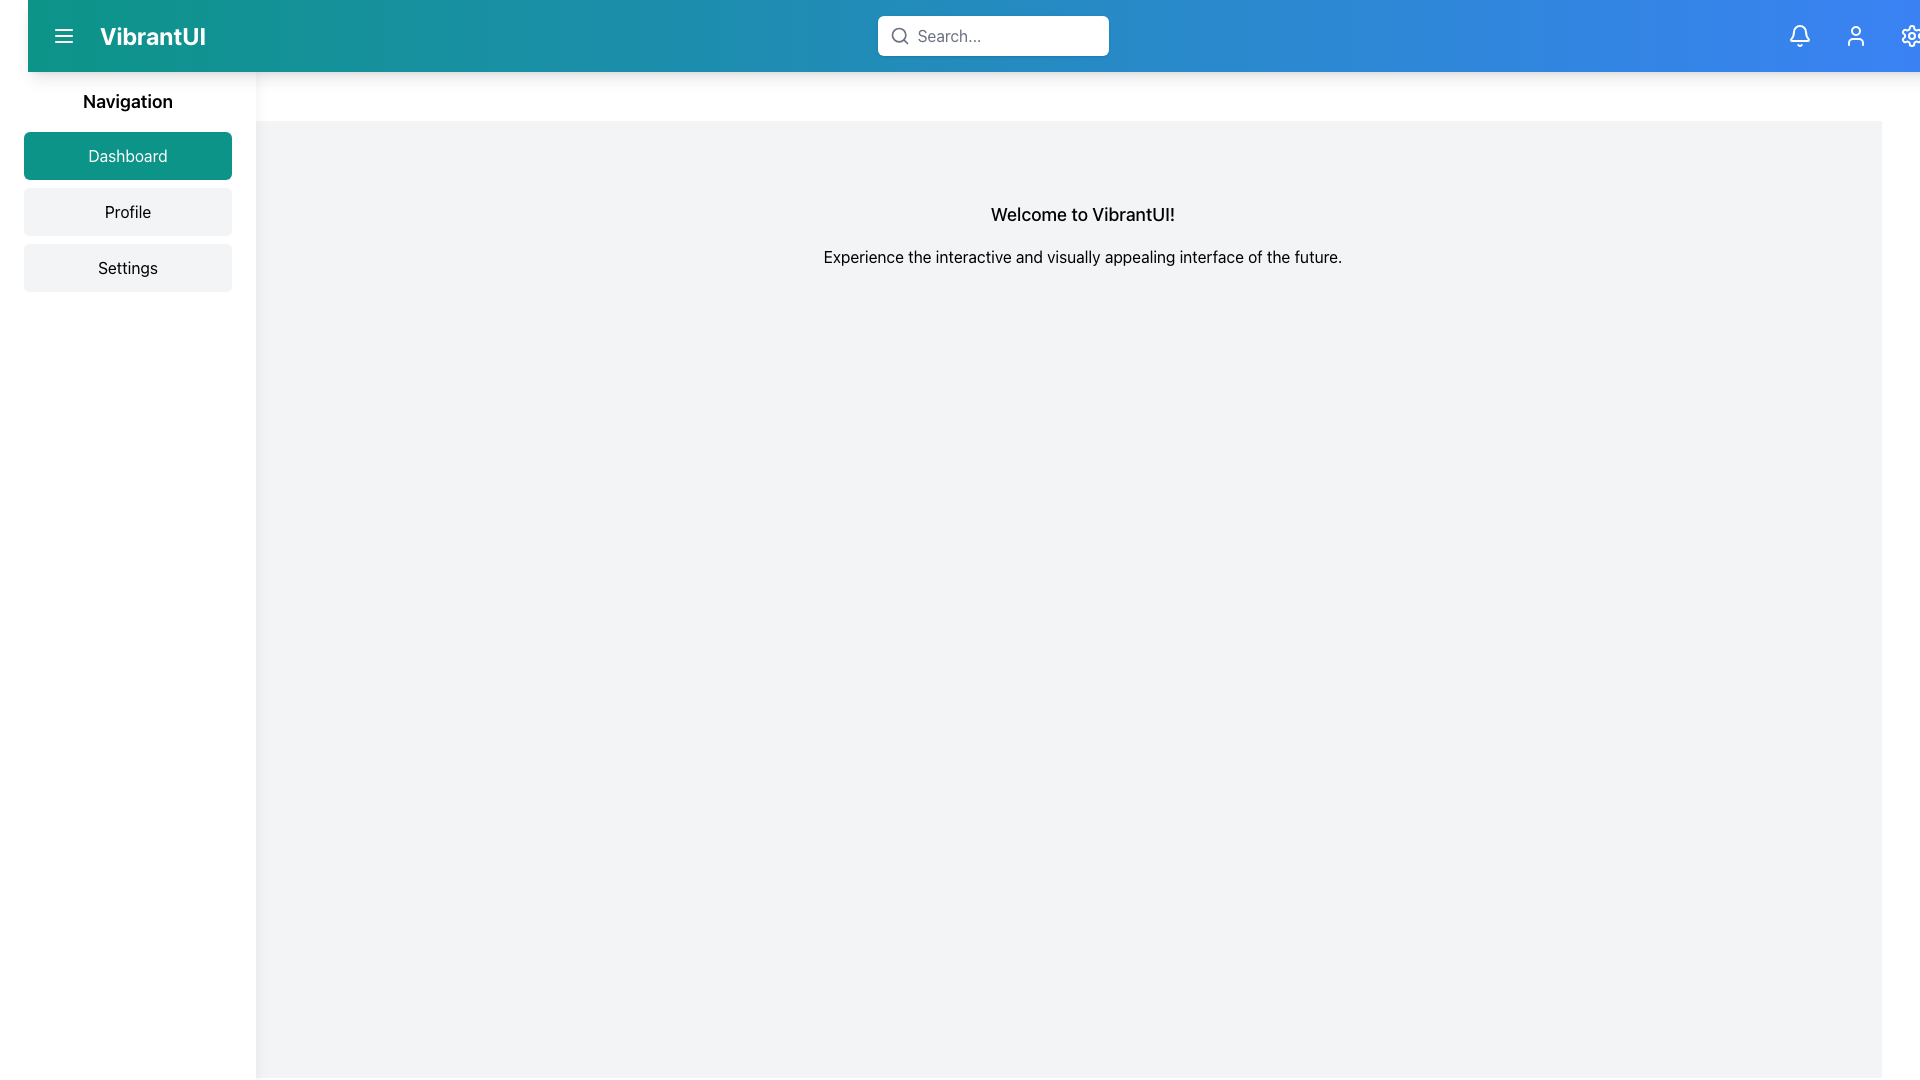 This screenshot has height=1080, width=1920. I want to click on the 'Profile' navigation button located in the left-hand sidebar, which is the second button in a vertical stack of three buttons, to change its background color, so click(127, 212).